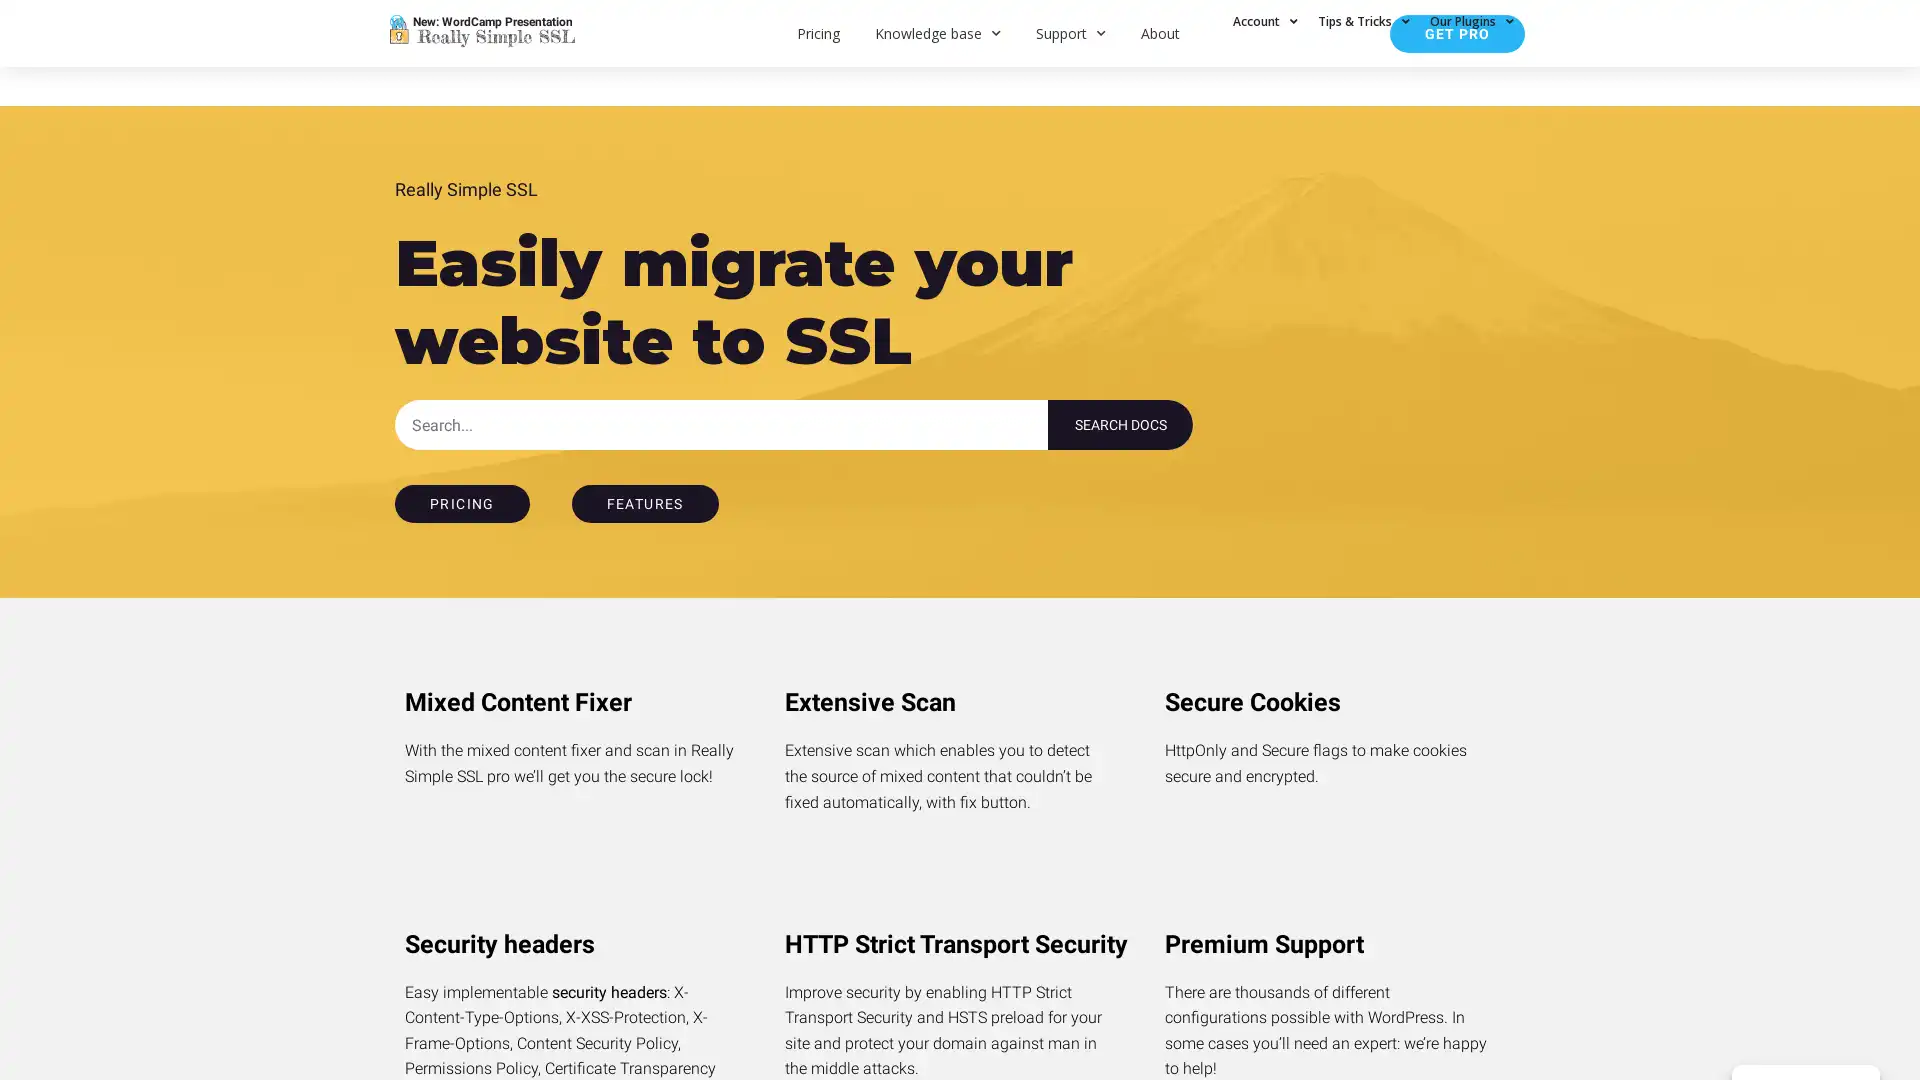 This screenshot has width=1920, height=1080. I want to click on GET PRO, so click(1457, 33).